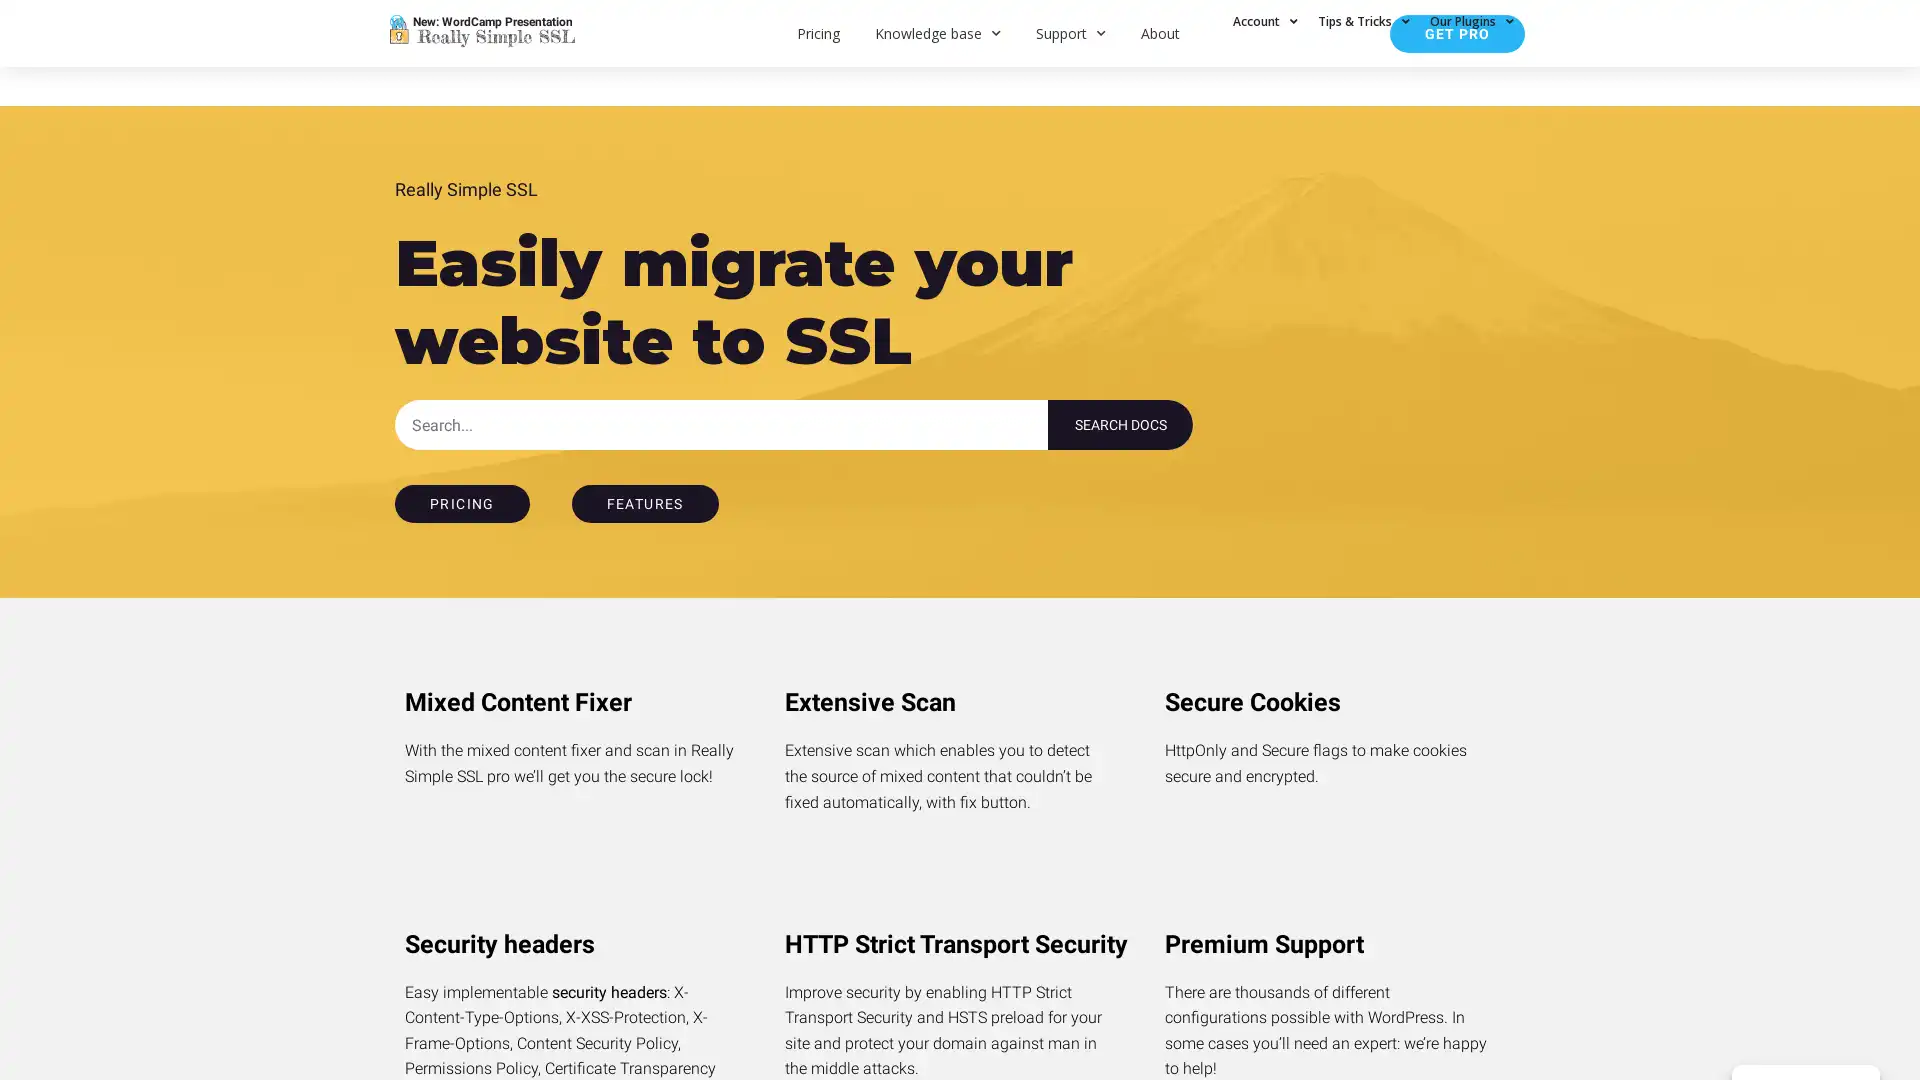 This screenshot has width=1920, height=1080. I want to click on GET PRO, so click(1457, 33).